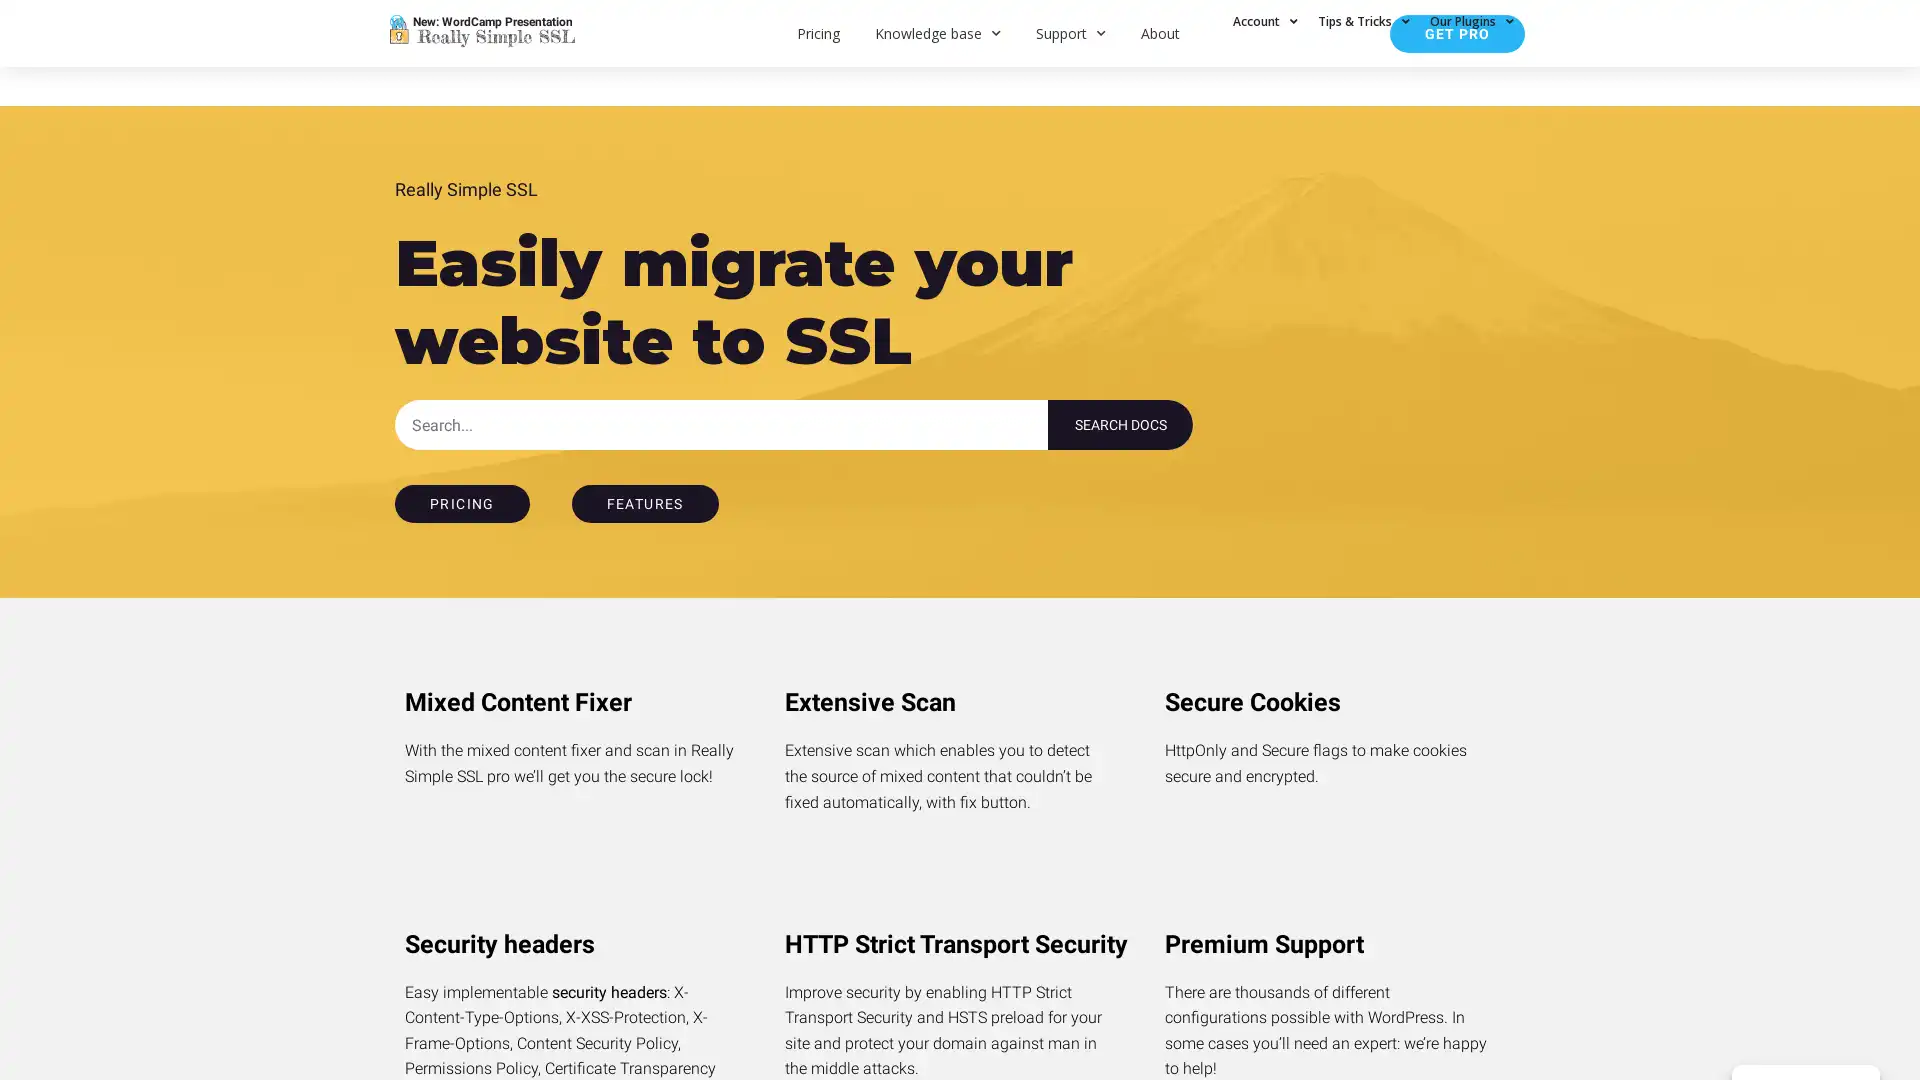 This screenshot has width=1920, height=1080. I want to click on GET PRO, so click(1457, 33).